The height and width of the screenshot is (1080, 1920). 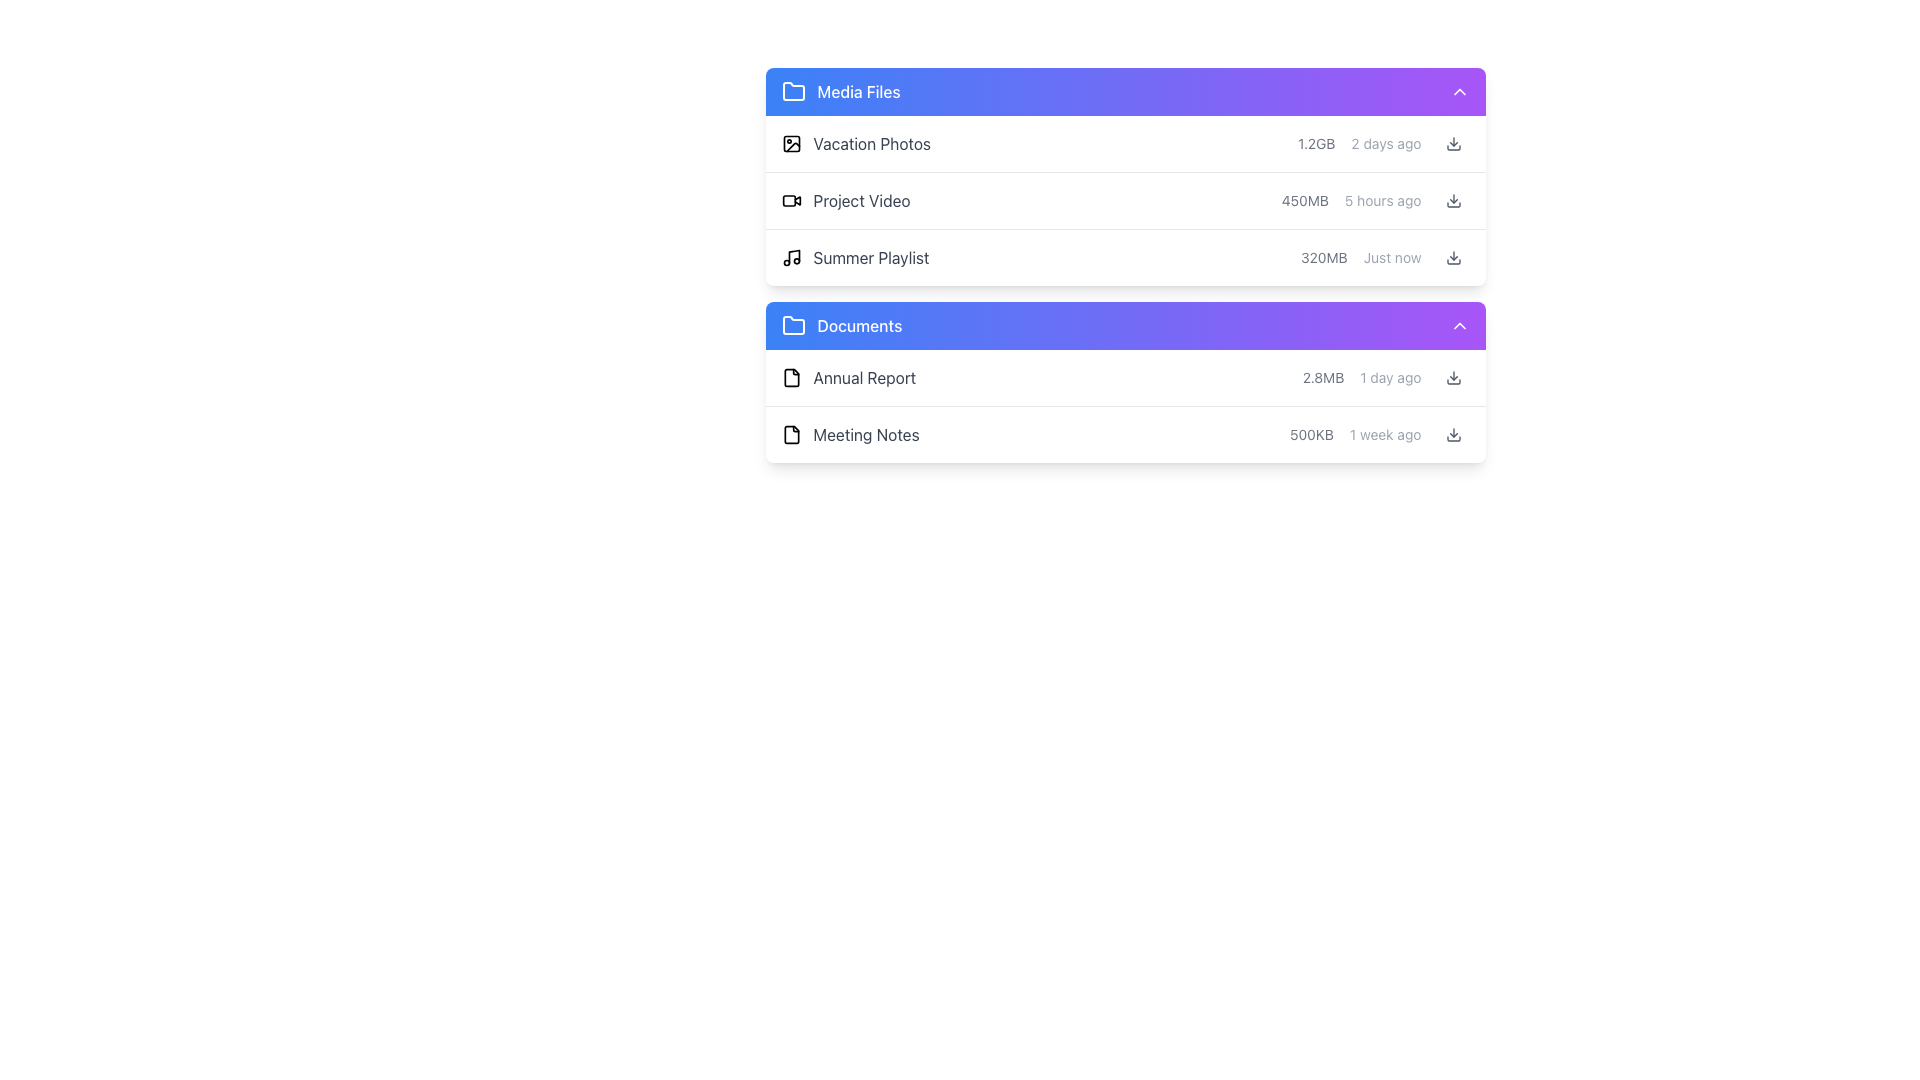 What do you see at coordinates (1324, 257) in the screenshot?
I see `text label indicating the file size of the 'Summer Playlist' item, which is positioned towards the right end near the 'Just now' timestamp` at bounding box center [1324, 257].